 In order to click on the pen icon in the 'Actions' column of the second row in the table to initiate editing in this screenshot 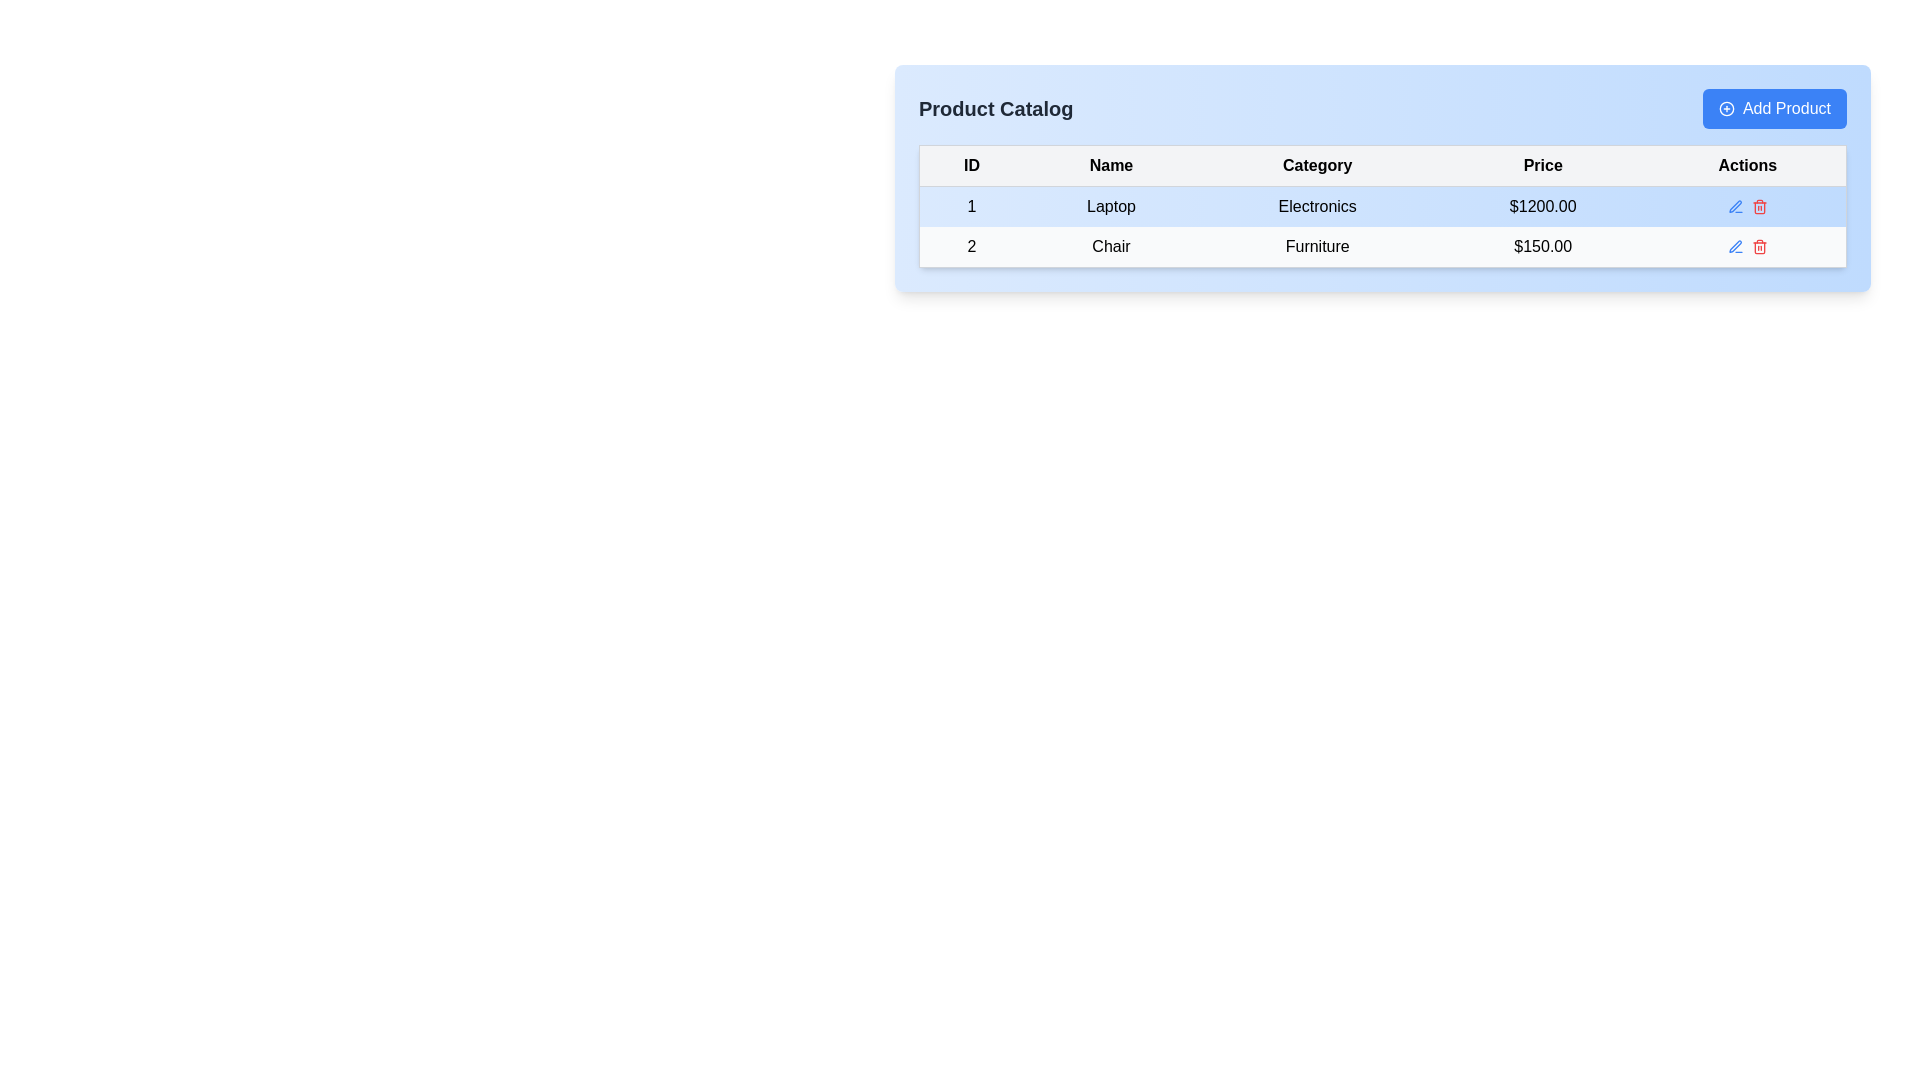, I will do `click(1734, 245)`.